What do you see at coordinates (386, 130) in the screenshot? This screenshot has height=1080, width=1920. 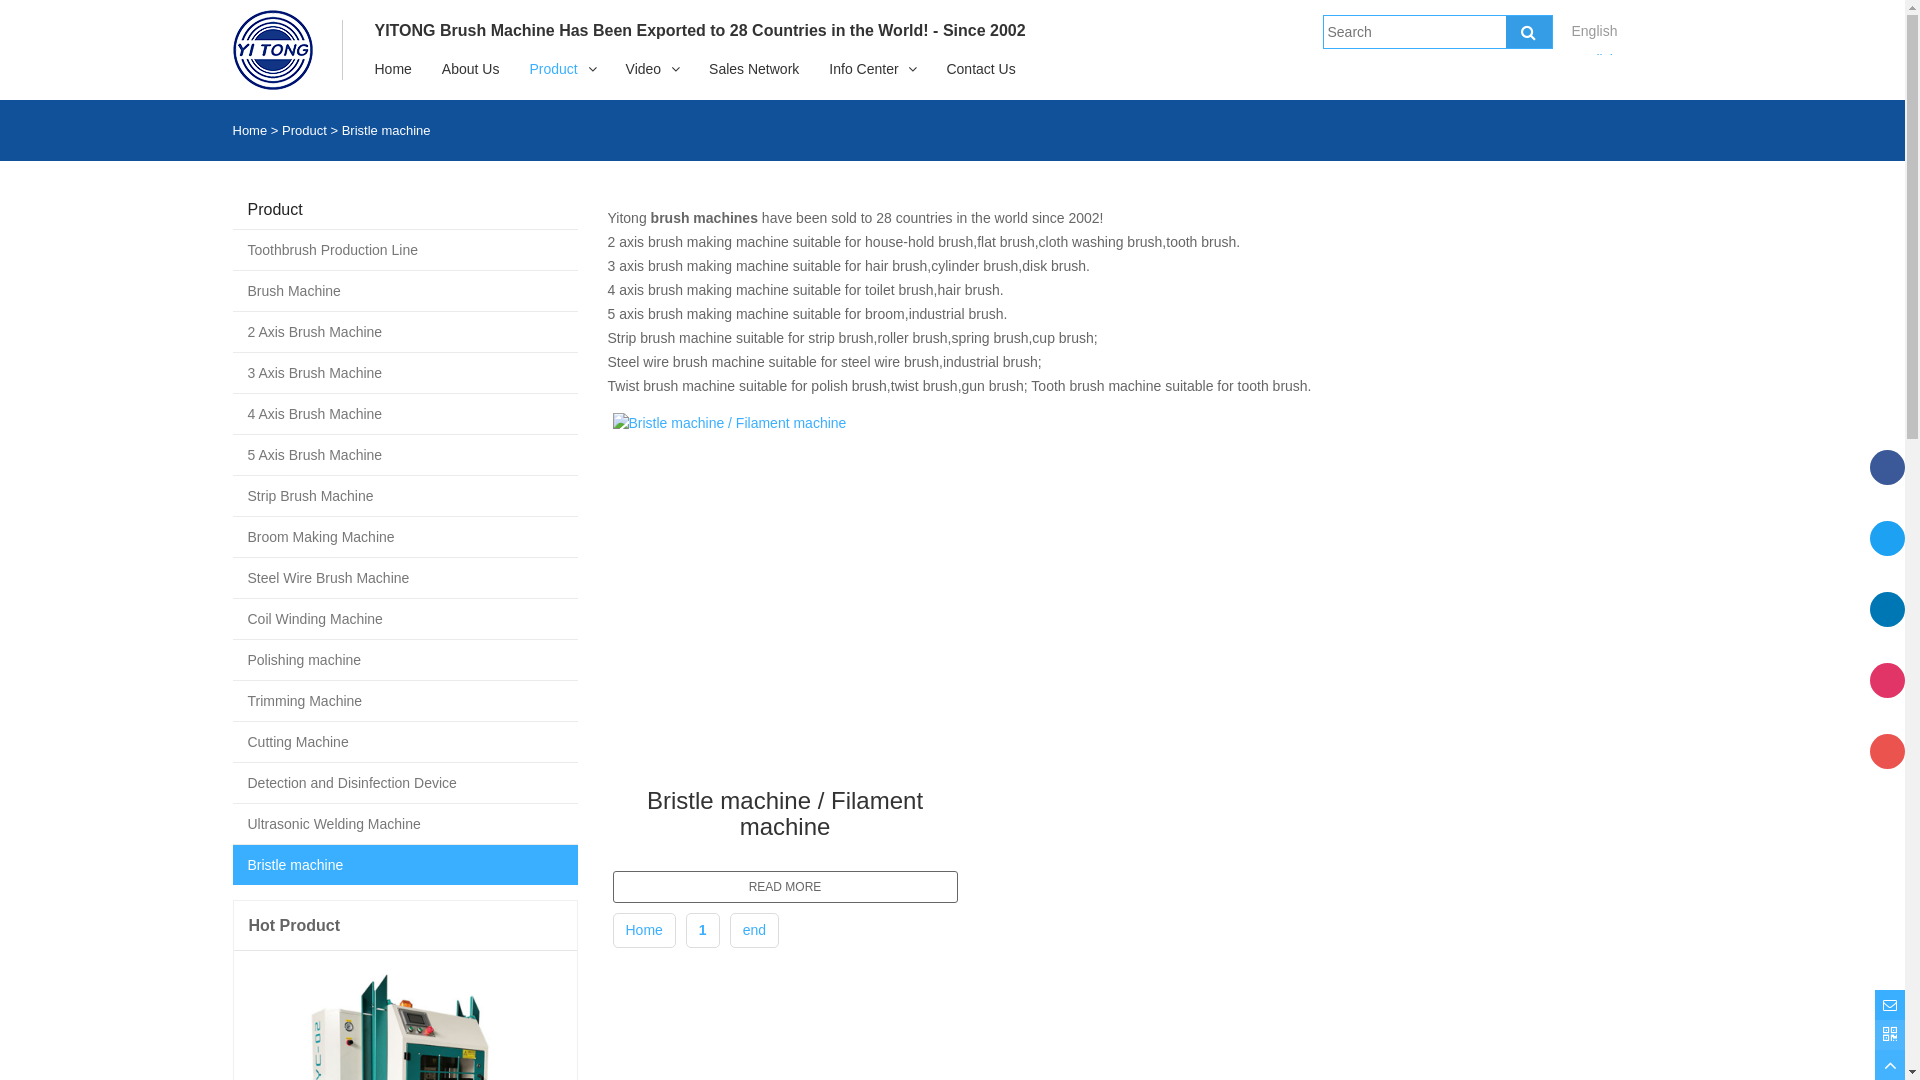 I see `'Bristle machine'` at bounding box center [386, 130].